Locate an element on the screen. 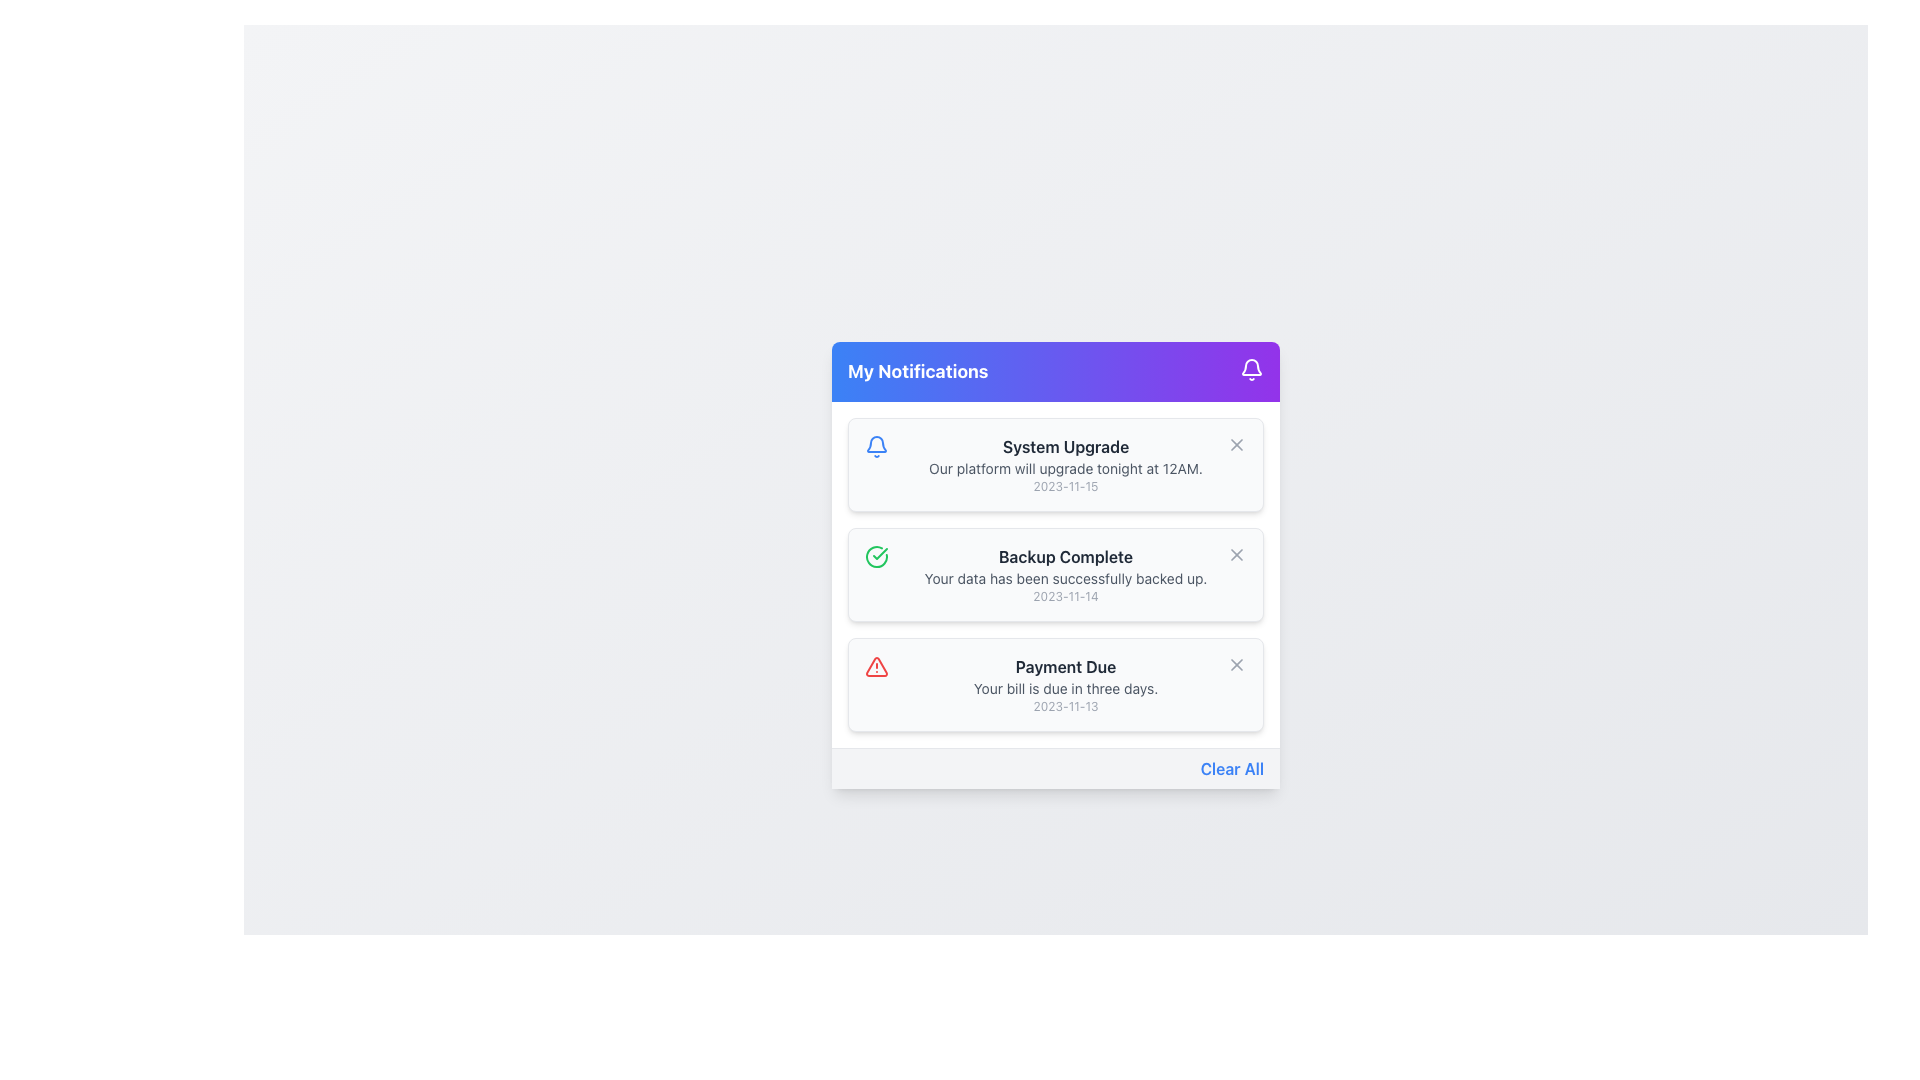 This screenshot has width=1920, height=1080. the text element that reads 'Your data has been successfully backed up.' which is styled in a small gray font, positioned below 'Backup Complete' and above '2023-11-14' in the notification card is located at coordinates (1064, 578).